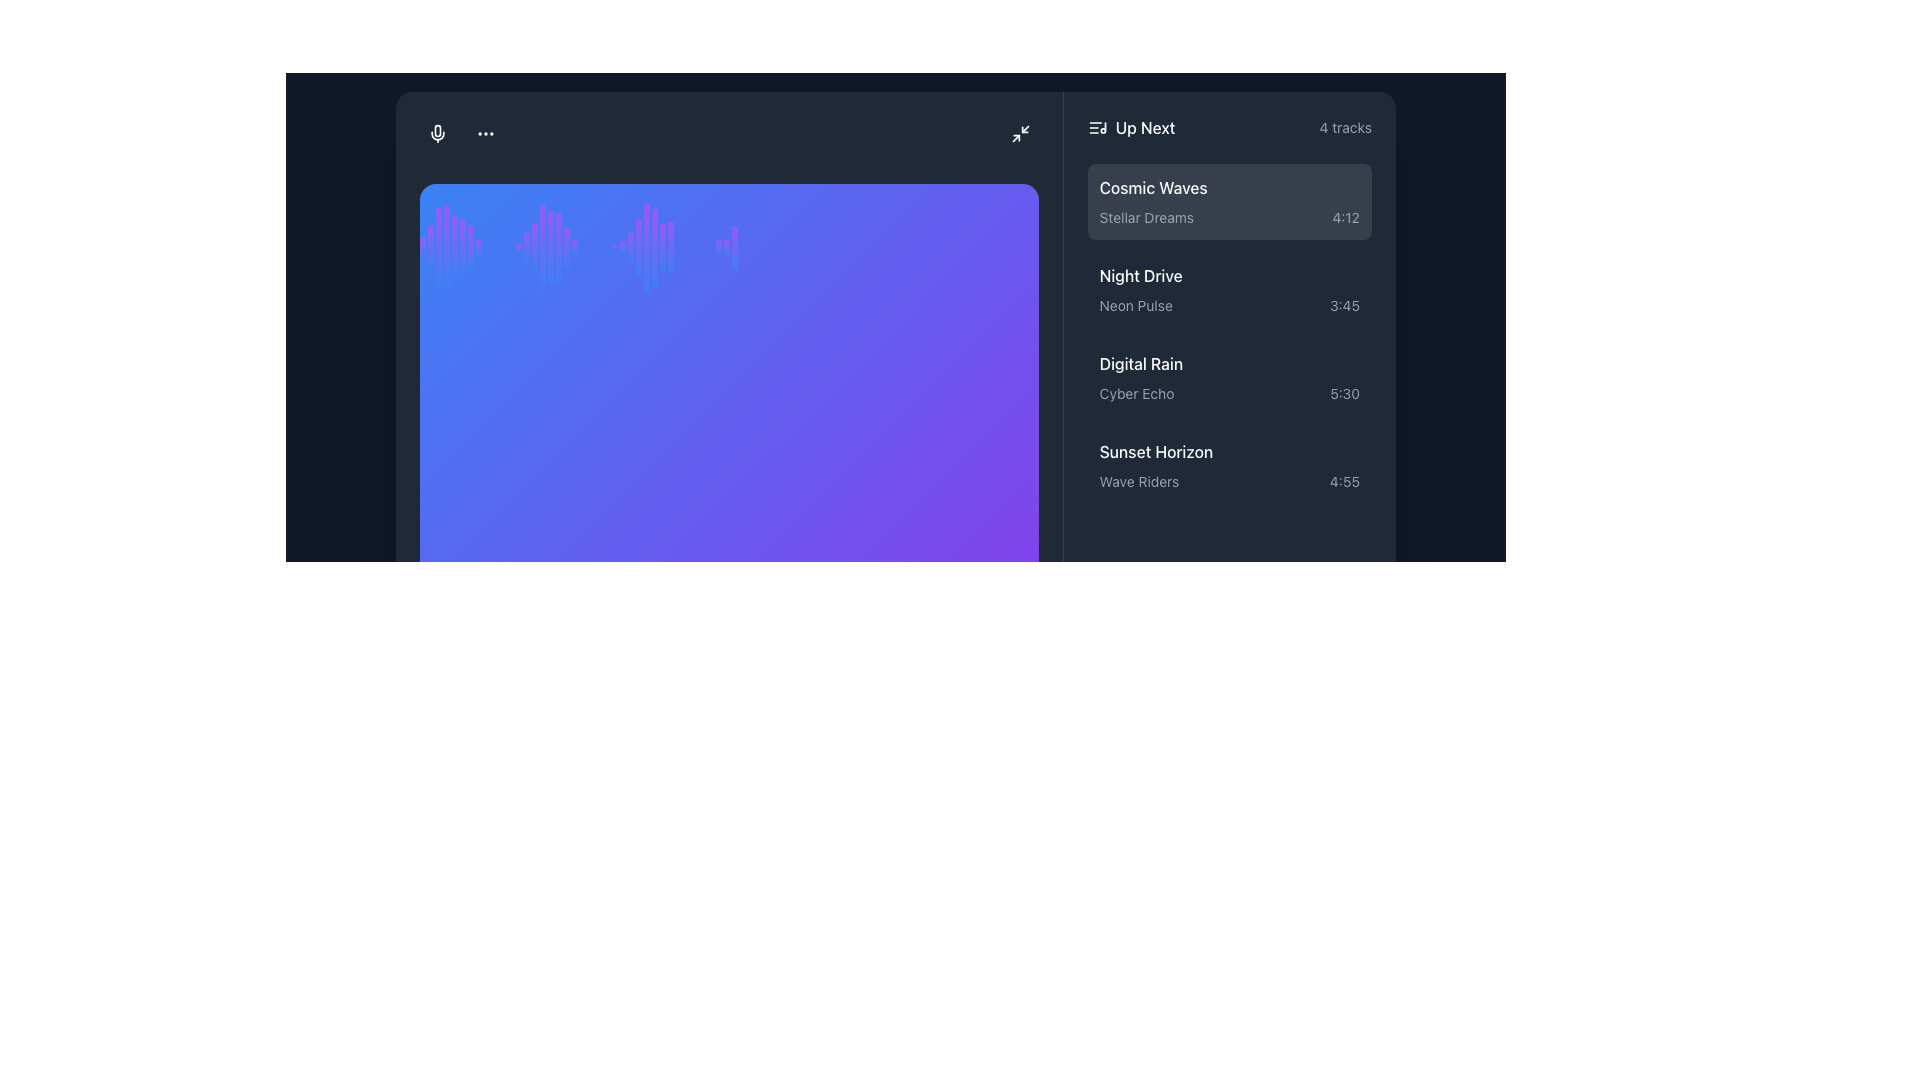  What do you see at coordinates (1141, 363) in the screenshot?
I see `the text label for the audio track named 'Digital Rain'` at bounding box center [1141, 363].